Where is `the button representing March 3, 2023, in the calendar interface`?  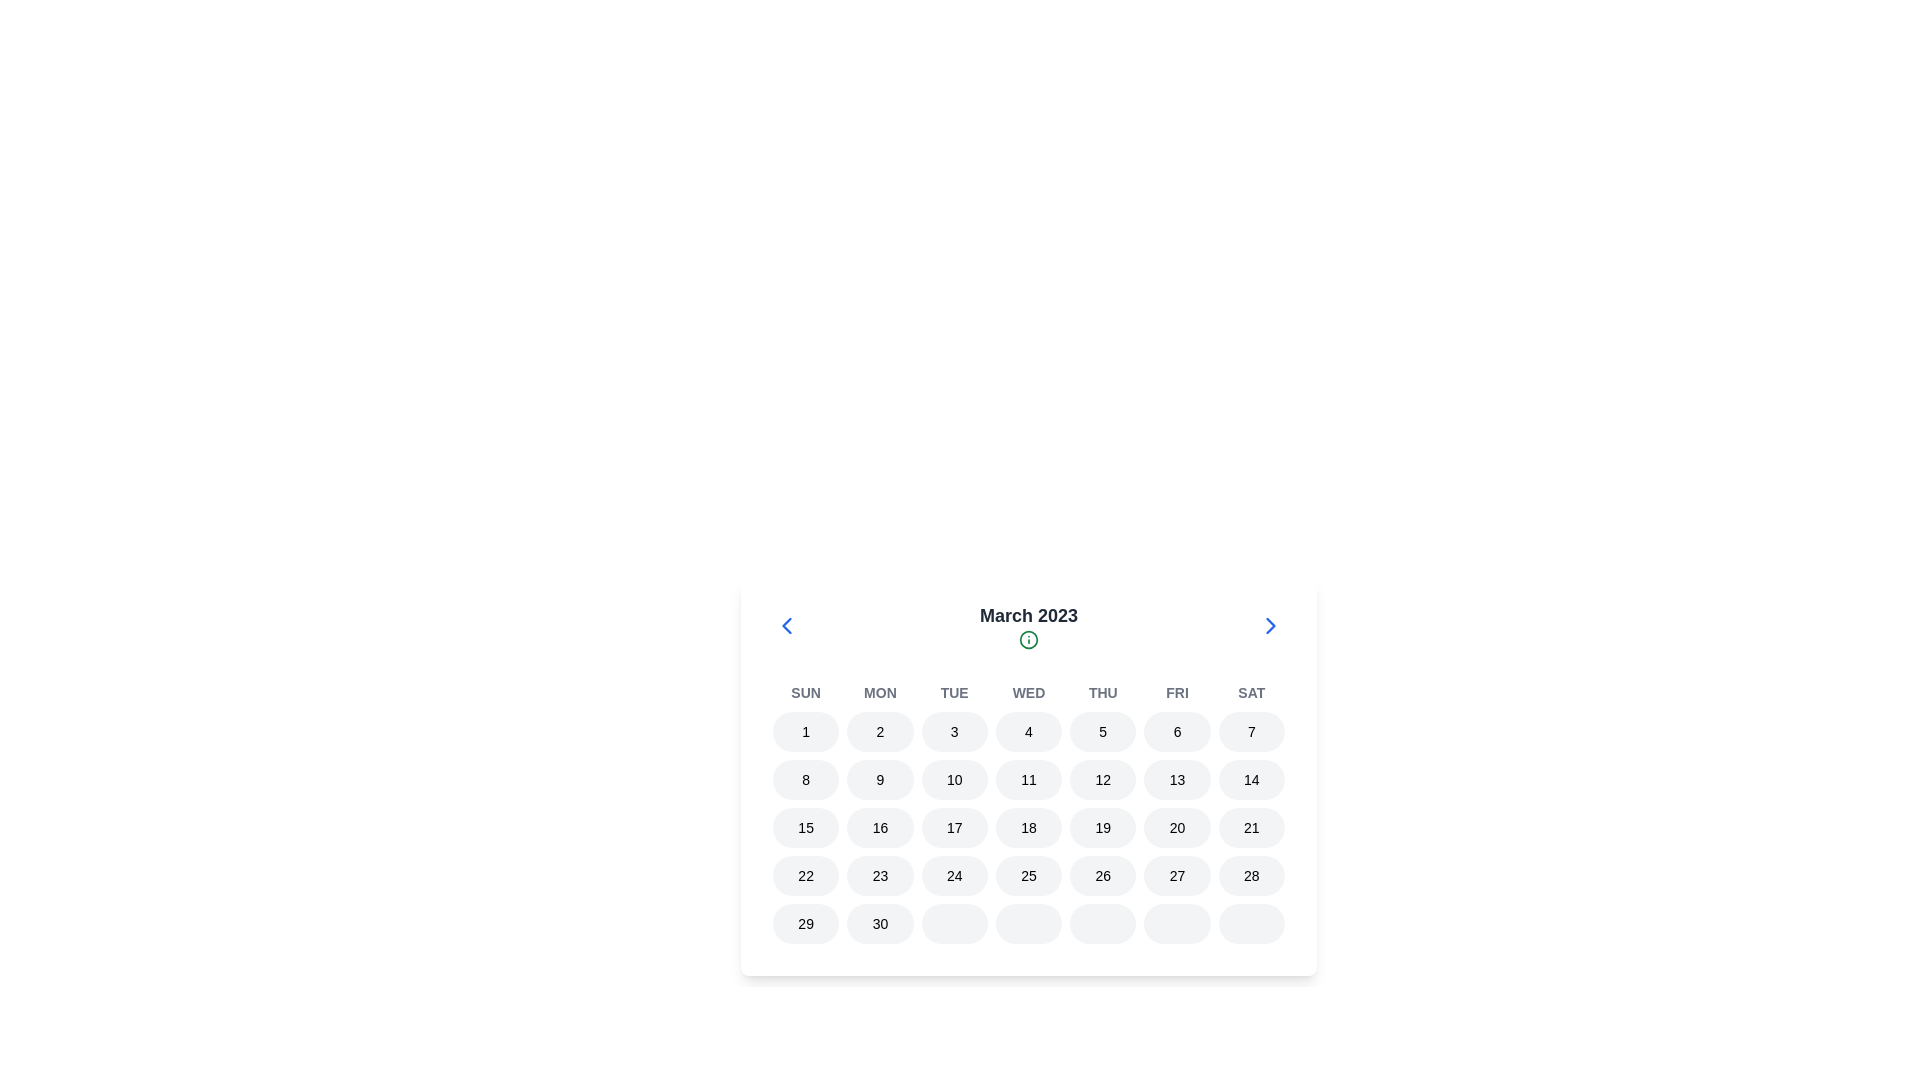 the button representing March 3, 2023, in the calendar interface is located at coordinates (953, 732).